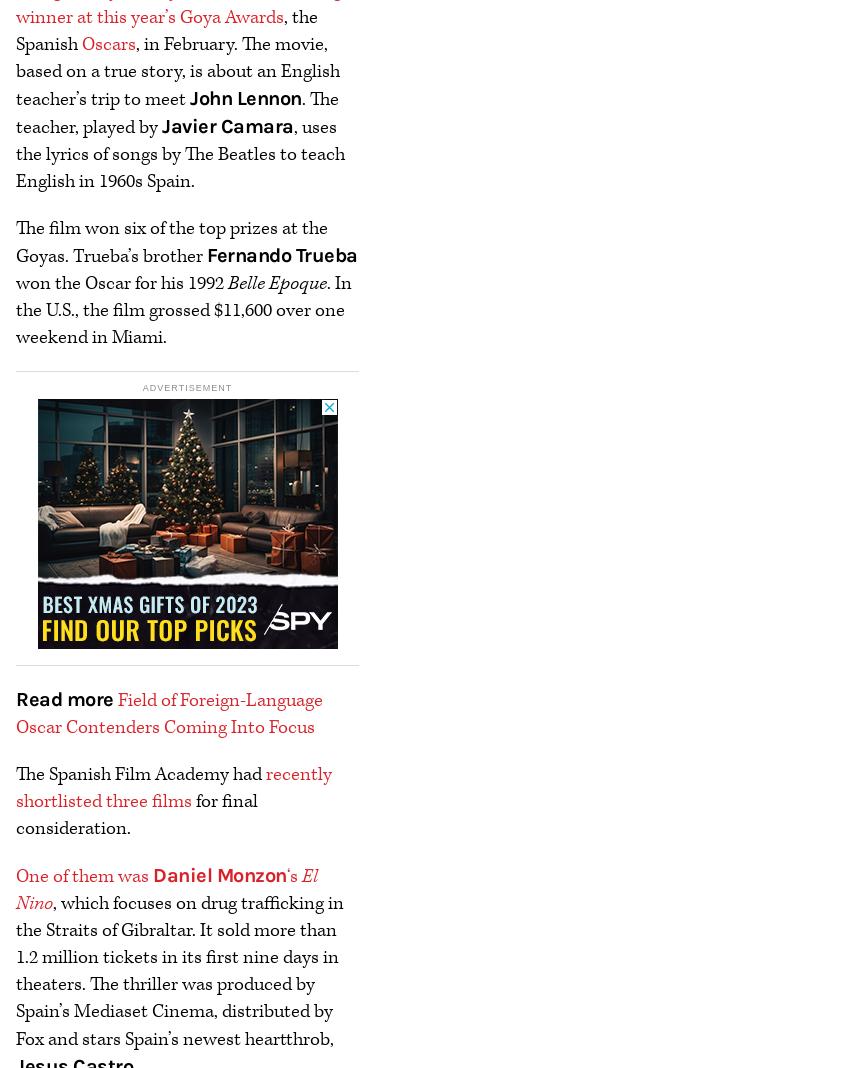 This screenshot has width=849, height=1068. What do you see at coordinates (105, 255) in the screenshot?
I see `'Trueba’s'` at bounding box center [105, 255].